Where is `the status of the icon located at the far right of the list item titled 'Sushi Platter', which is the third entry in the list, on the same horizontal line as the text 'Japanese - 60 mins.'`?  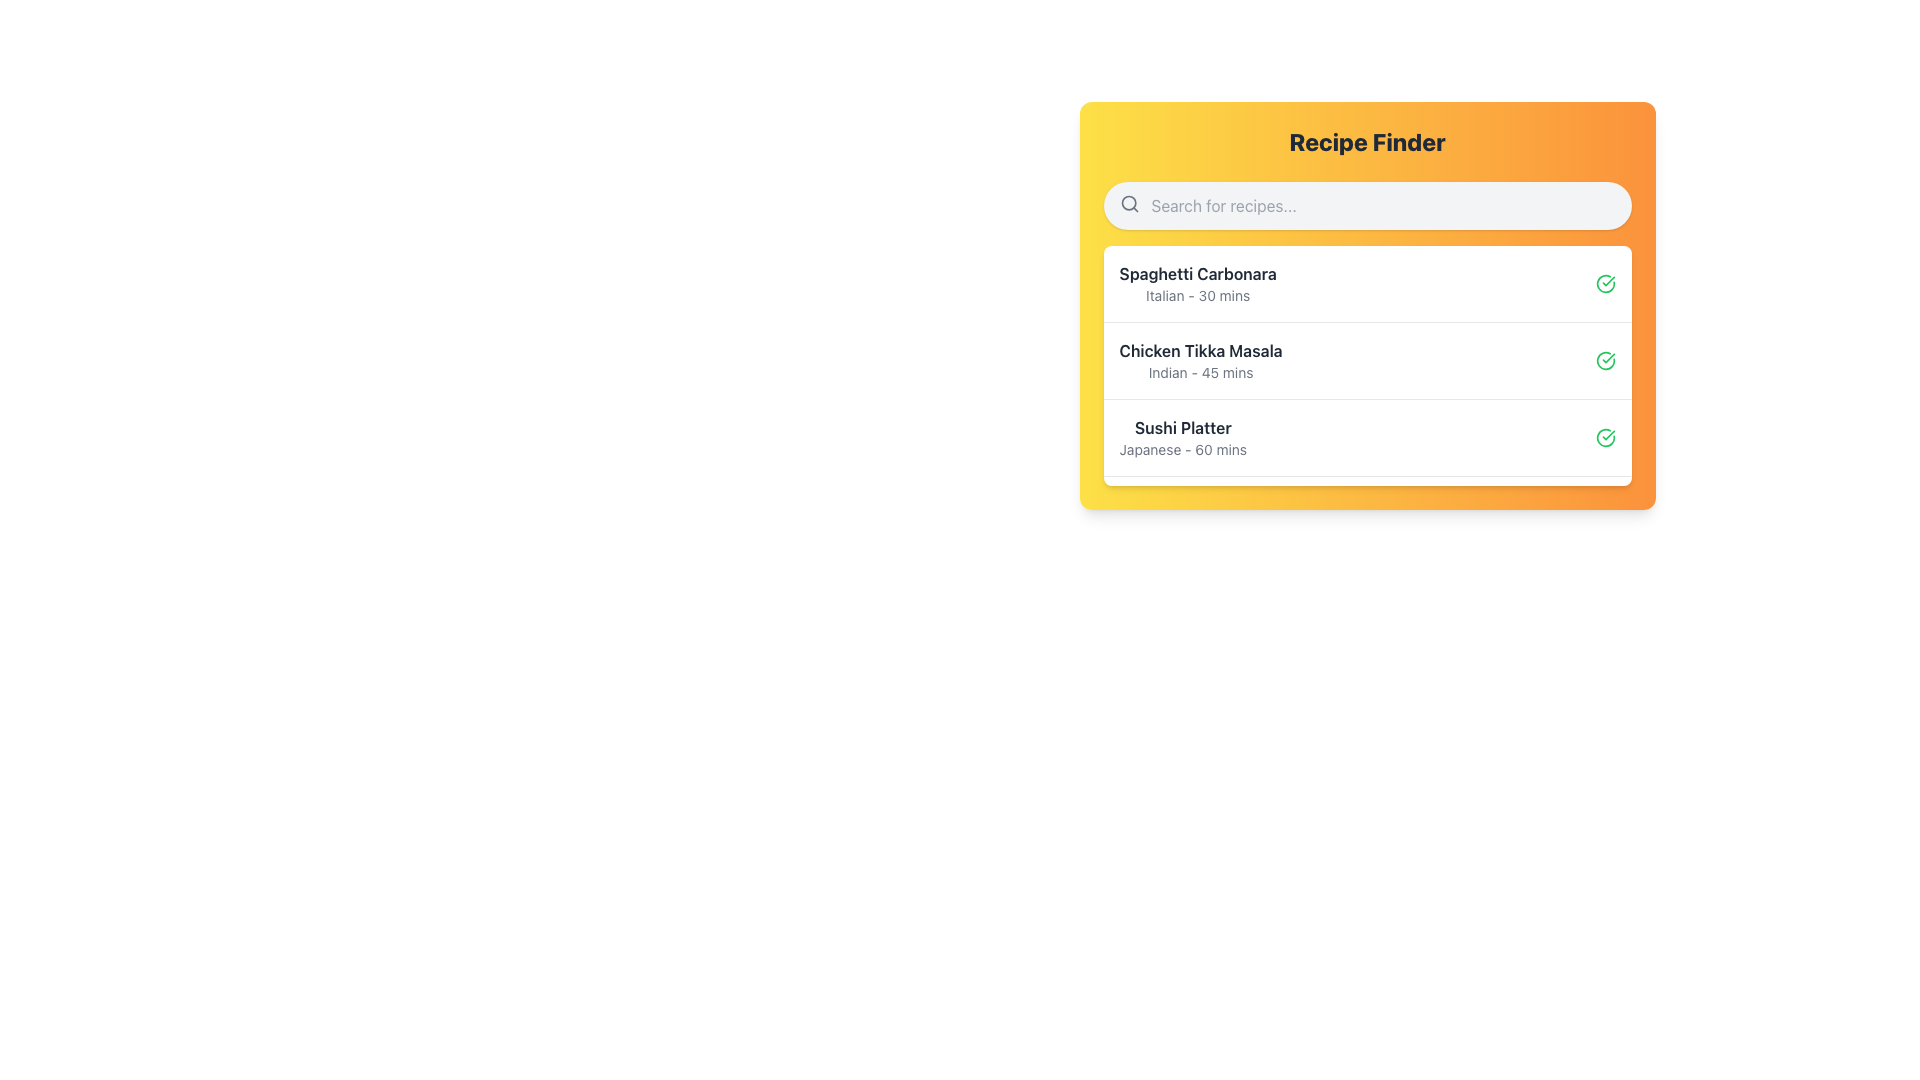
the status of the icon located at the far right of the list item titled 'Sushi Platter', which is the third entry in the list, on the same horizontal line as the text 'Japanese - 60 mins.' is located at coordinates (1605, 437).